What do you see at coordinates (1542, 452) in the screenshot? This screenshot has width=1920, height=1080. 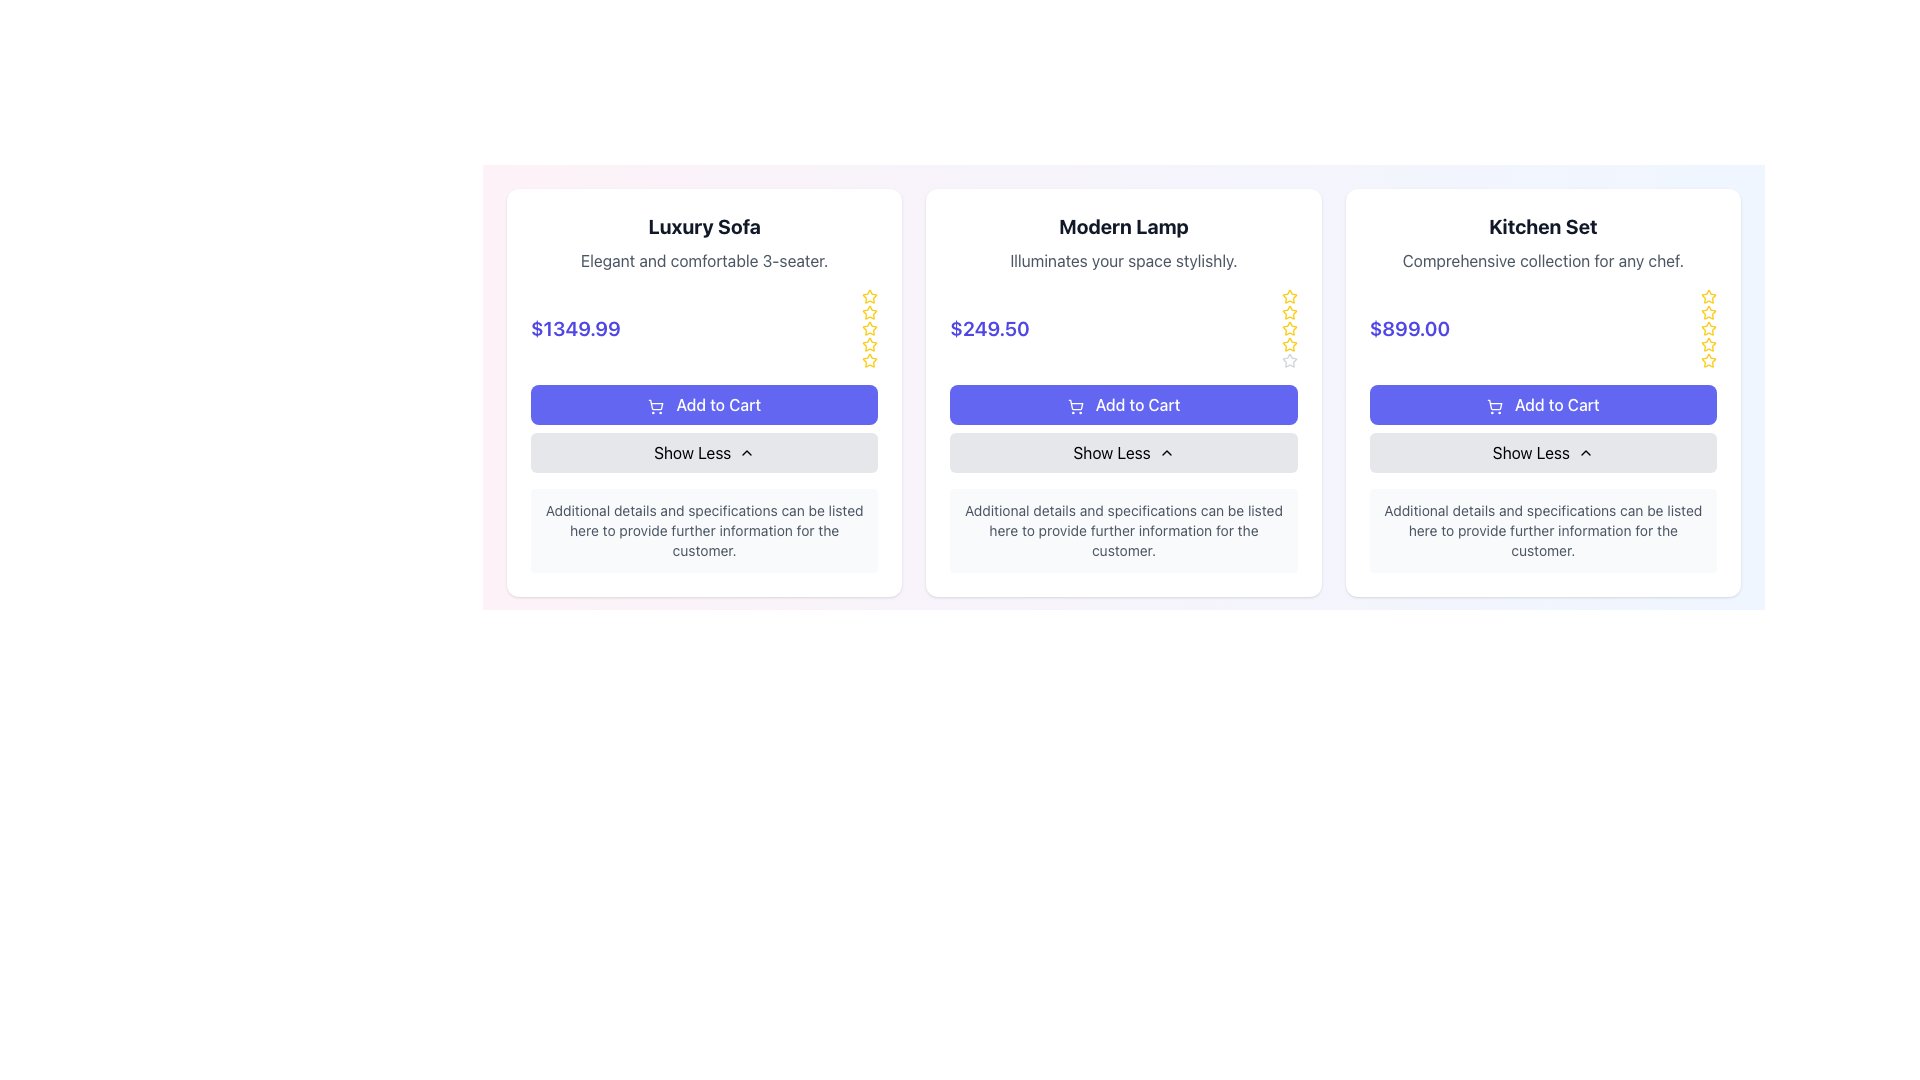 I see `the 'Show Less' button, which is a rectangular button with a light gray background and contains the text 'Show Less' in black, located below the 'Add to Cart' button on the 'Kitchen Set' card` at bounding box center [1542, 452].